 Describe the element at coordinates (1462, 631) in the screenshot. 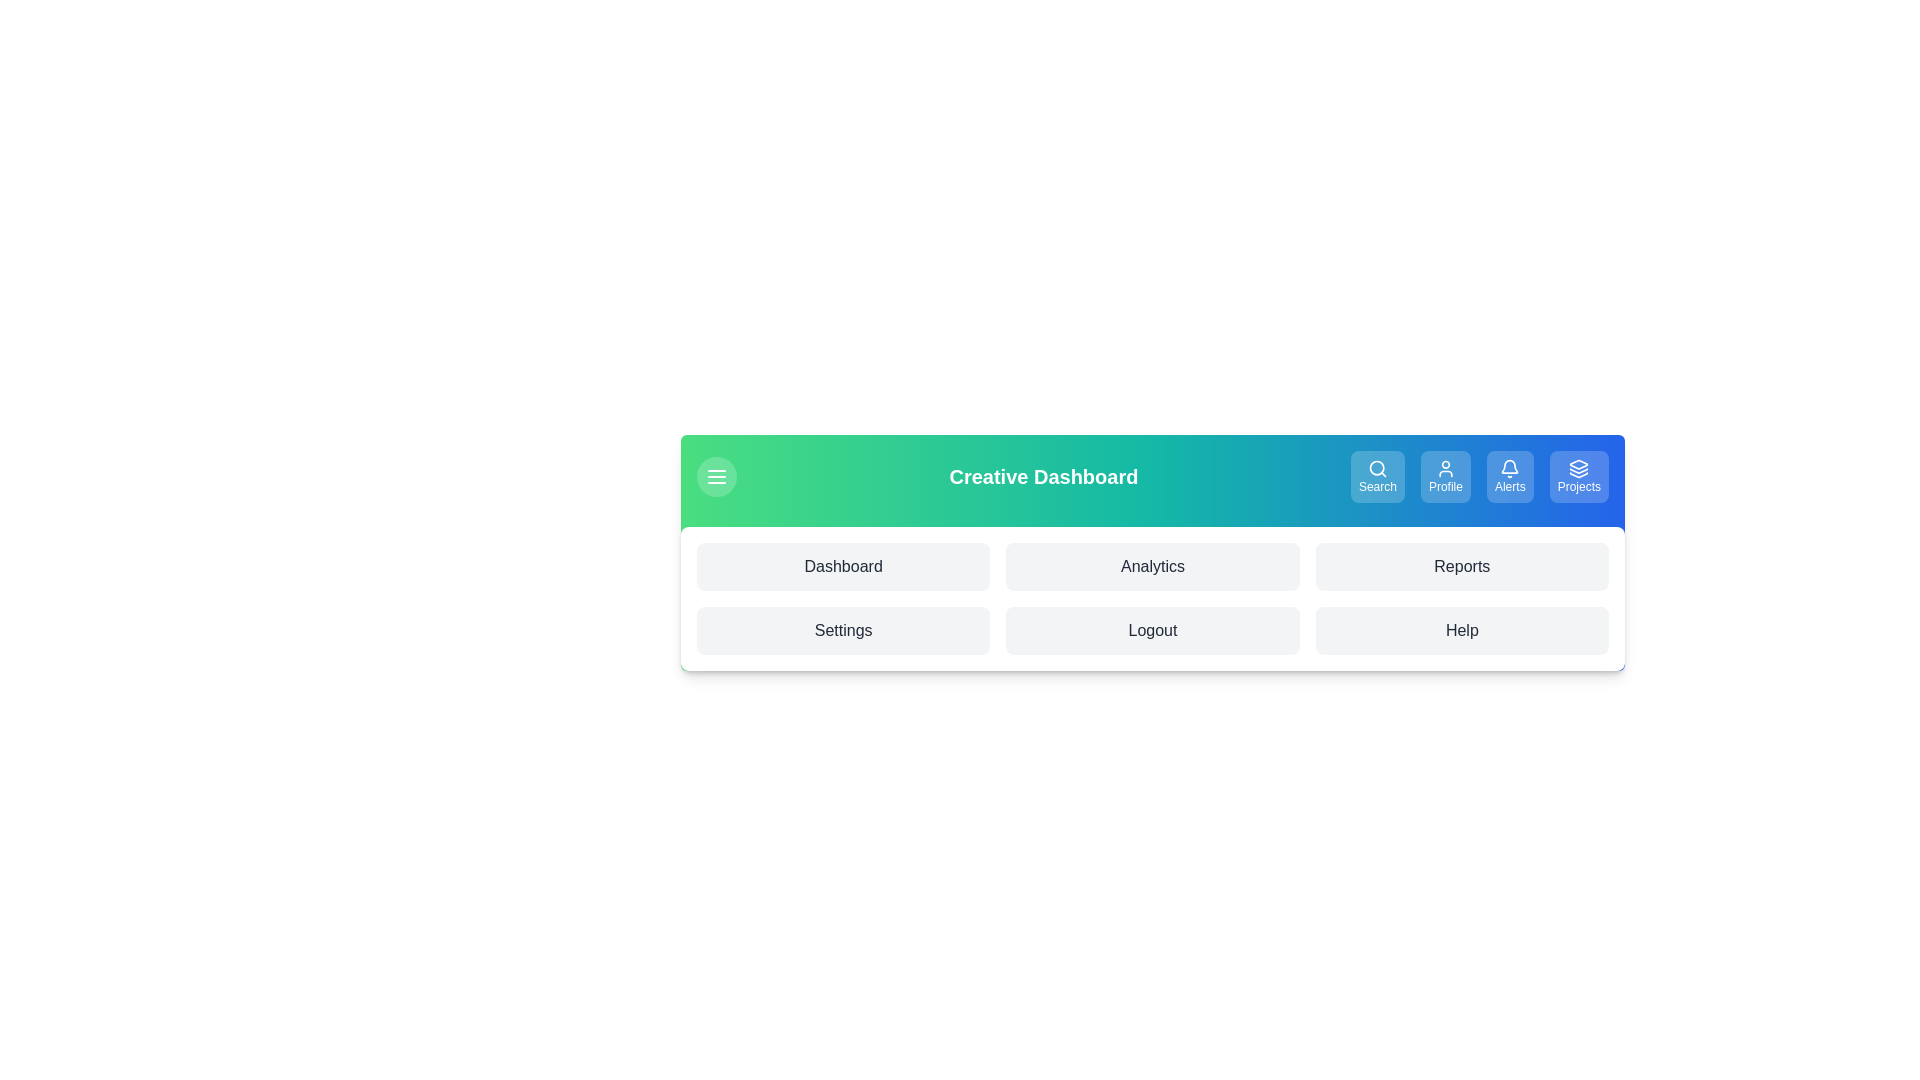

I see `the menu item labeled Help` at that location.